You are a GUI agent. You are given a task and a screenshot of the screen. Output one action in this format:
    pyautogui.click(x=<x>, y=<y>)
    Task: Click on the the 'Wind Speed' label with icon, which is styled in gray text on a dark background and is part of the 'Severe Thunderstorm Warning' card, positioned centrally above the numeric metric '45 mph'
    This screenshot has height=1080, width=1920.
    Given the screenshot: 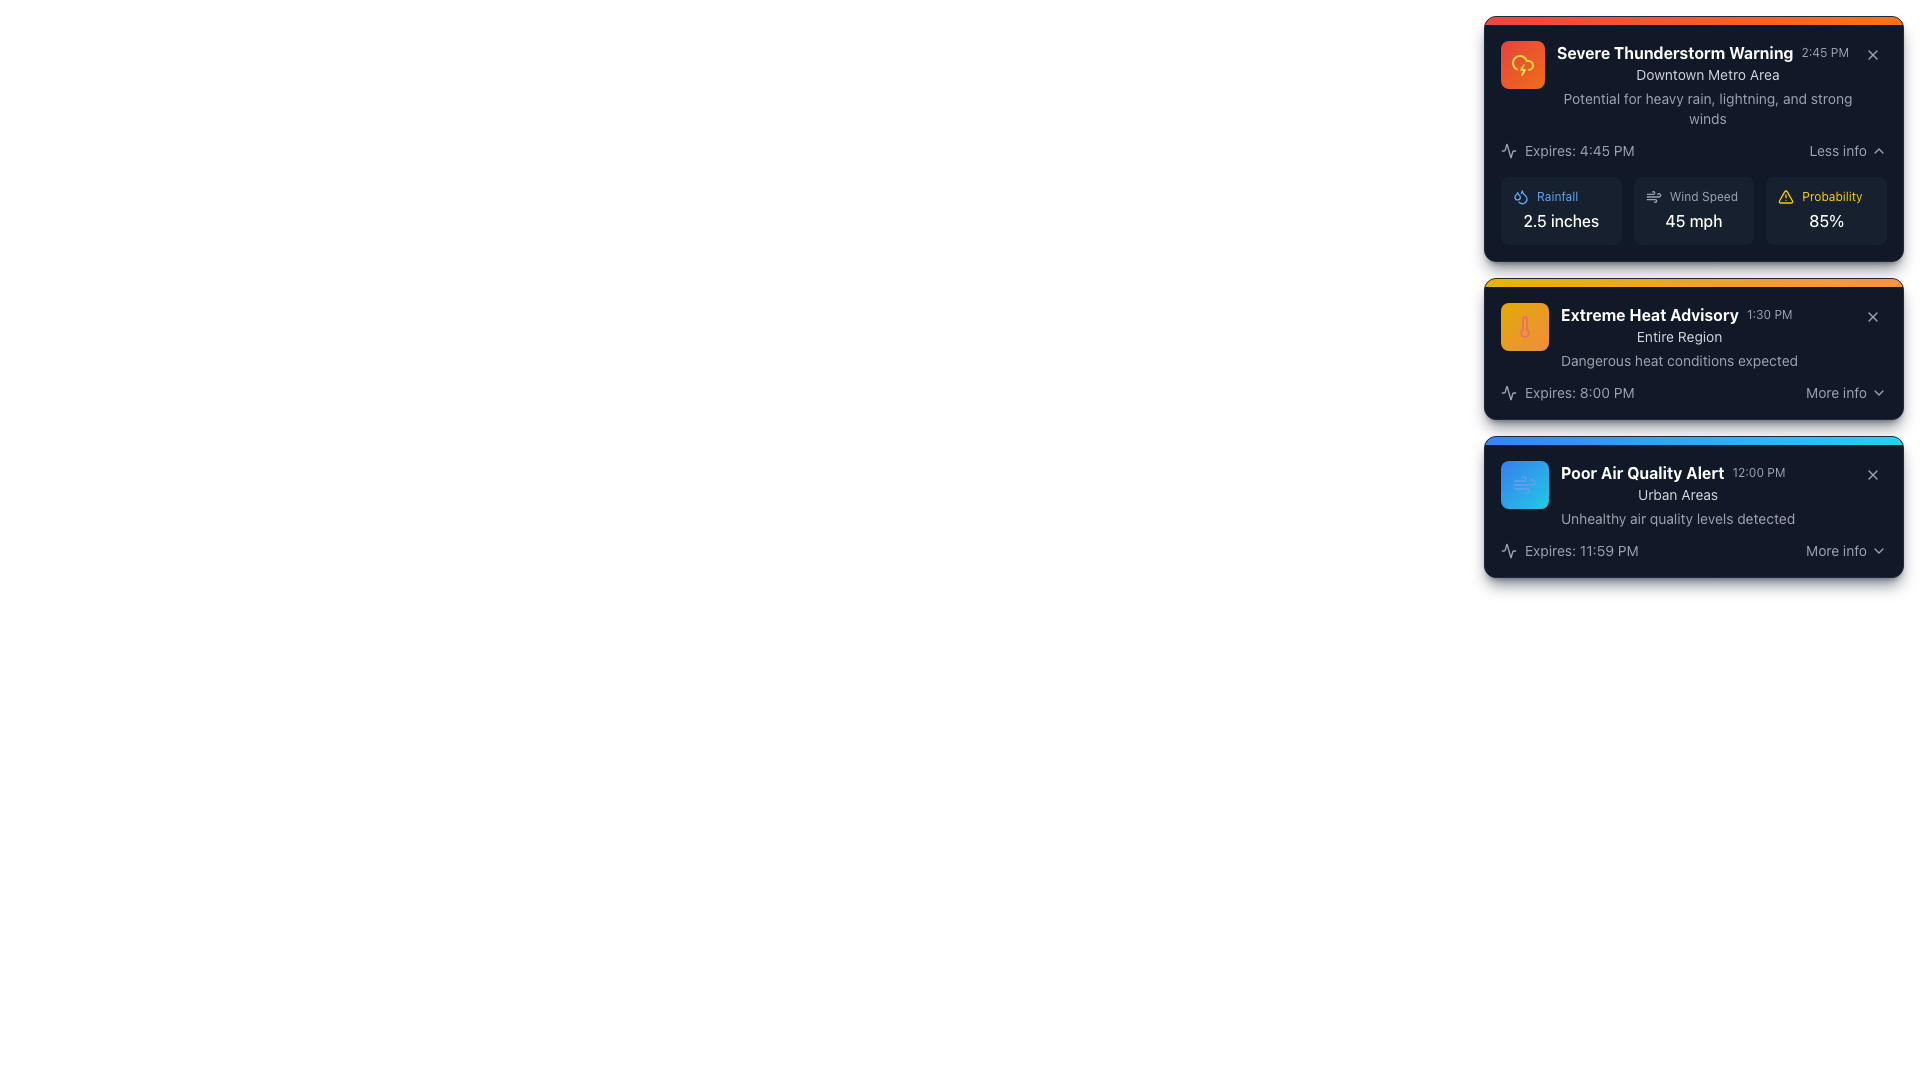 What is the action you would take?
    pyautogui.click(x=1693, y=196)
    